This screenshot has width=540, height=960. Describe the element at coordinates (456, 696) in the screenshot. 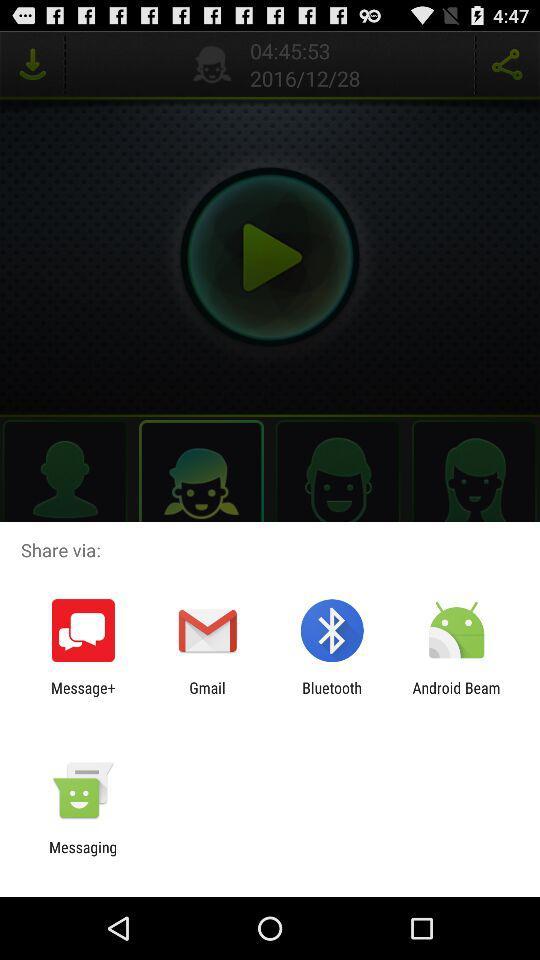

I see `item next to bluetooth icon` at that location.